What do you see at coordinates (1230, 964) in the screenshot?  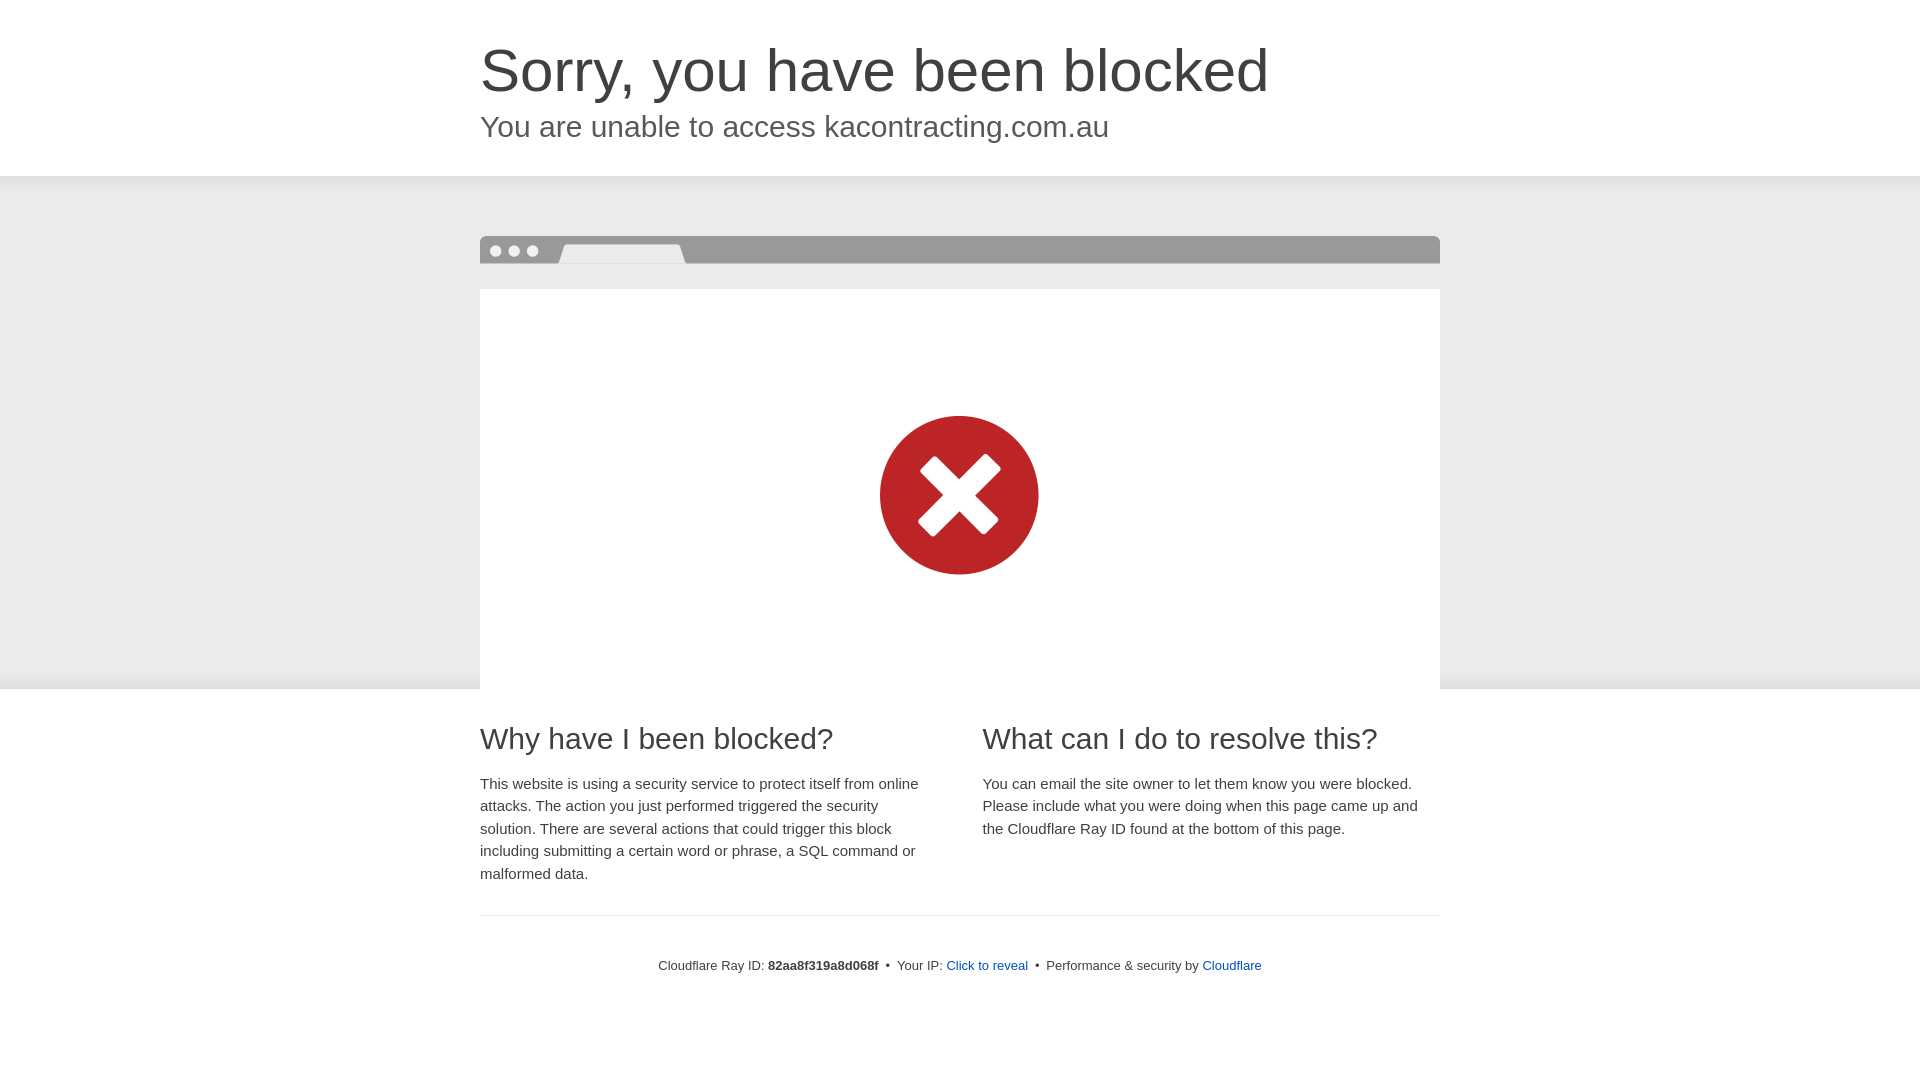 I see `'Cloudflare'` at bounding box center [1230, 964].